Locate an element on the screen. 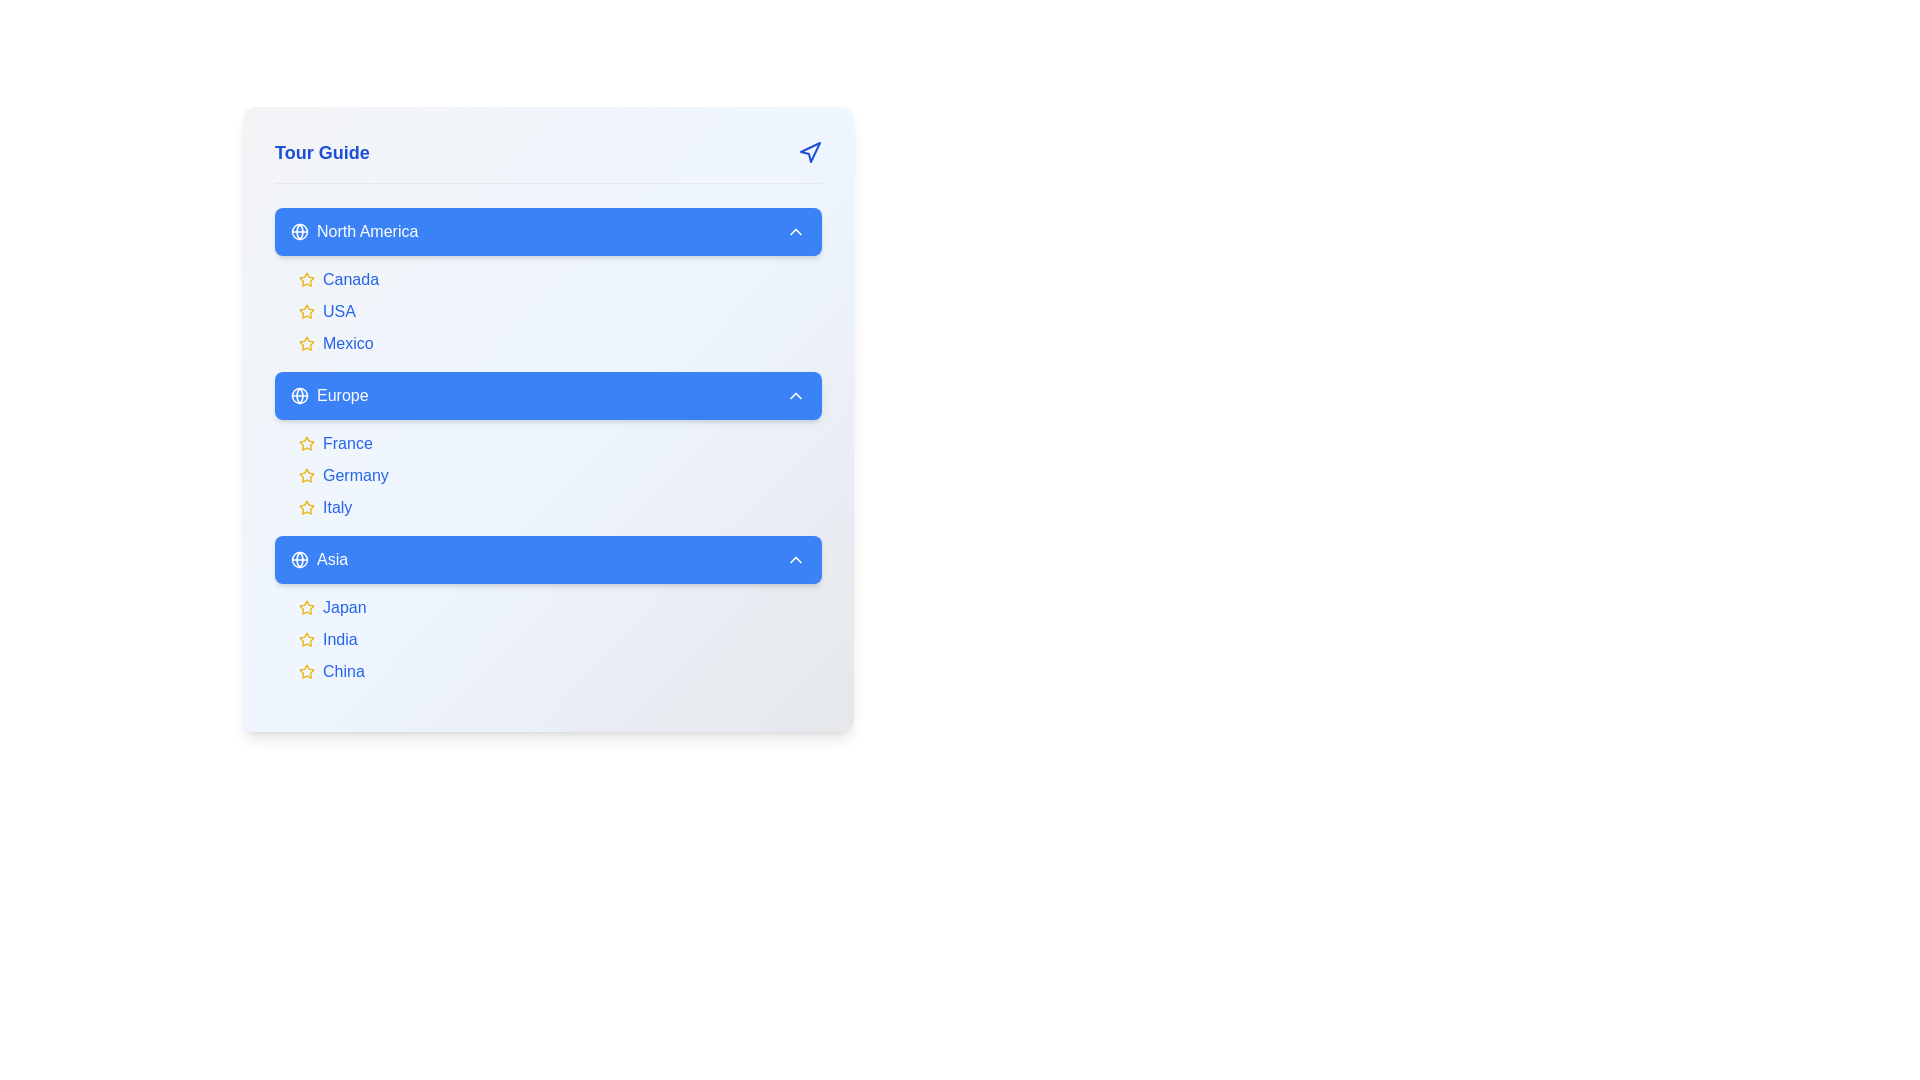 This screenshot has height=1080, width=1920. the icon on the right end of the 'Asia' button is located at coordinates (795, 559).